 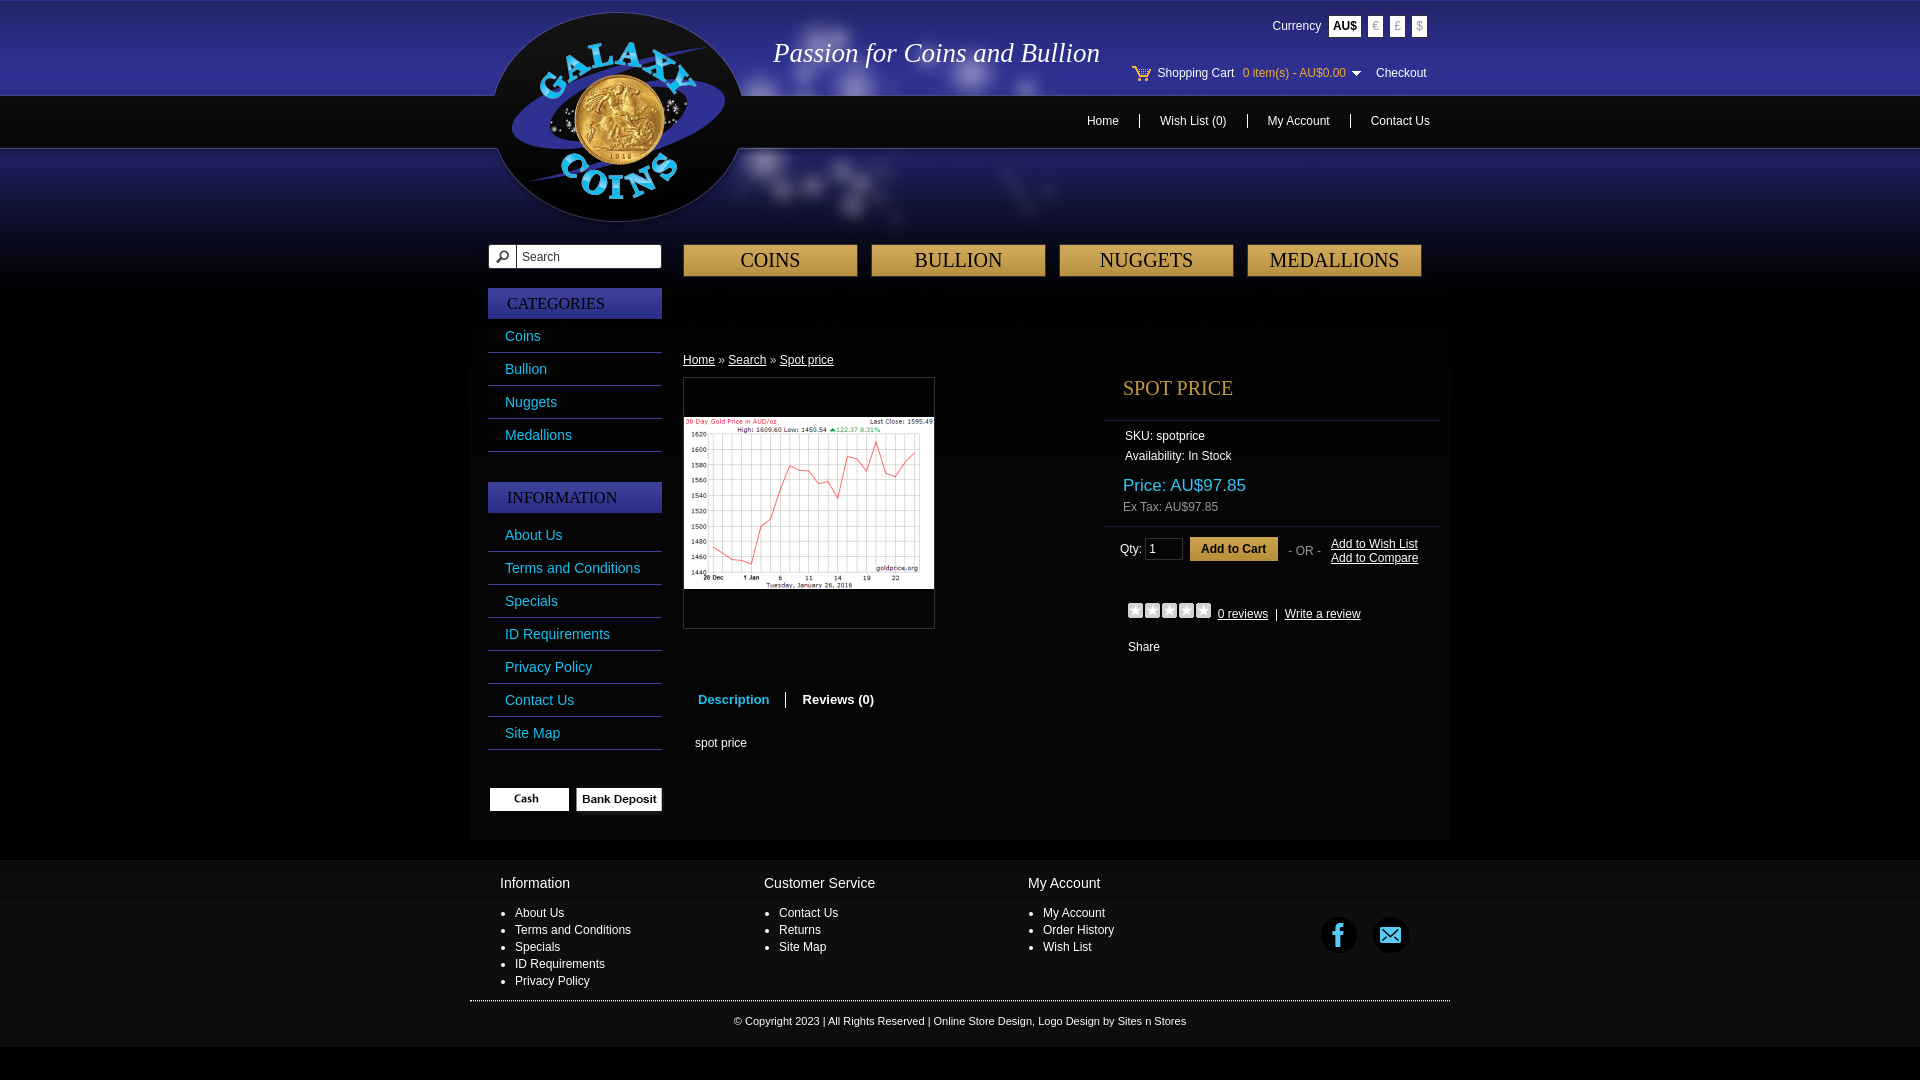 What do you see at coordinates (839, 698) in the screenshot?
I see `'Reviews (0)'` at bounding box center [839, 698].